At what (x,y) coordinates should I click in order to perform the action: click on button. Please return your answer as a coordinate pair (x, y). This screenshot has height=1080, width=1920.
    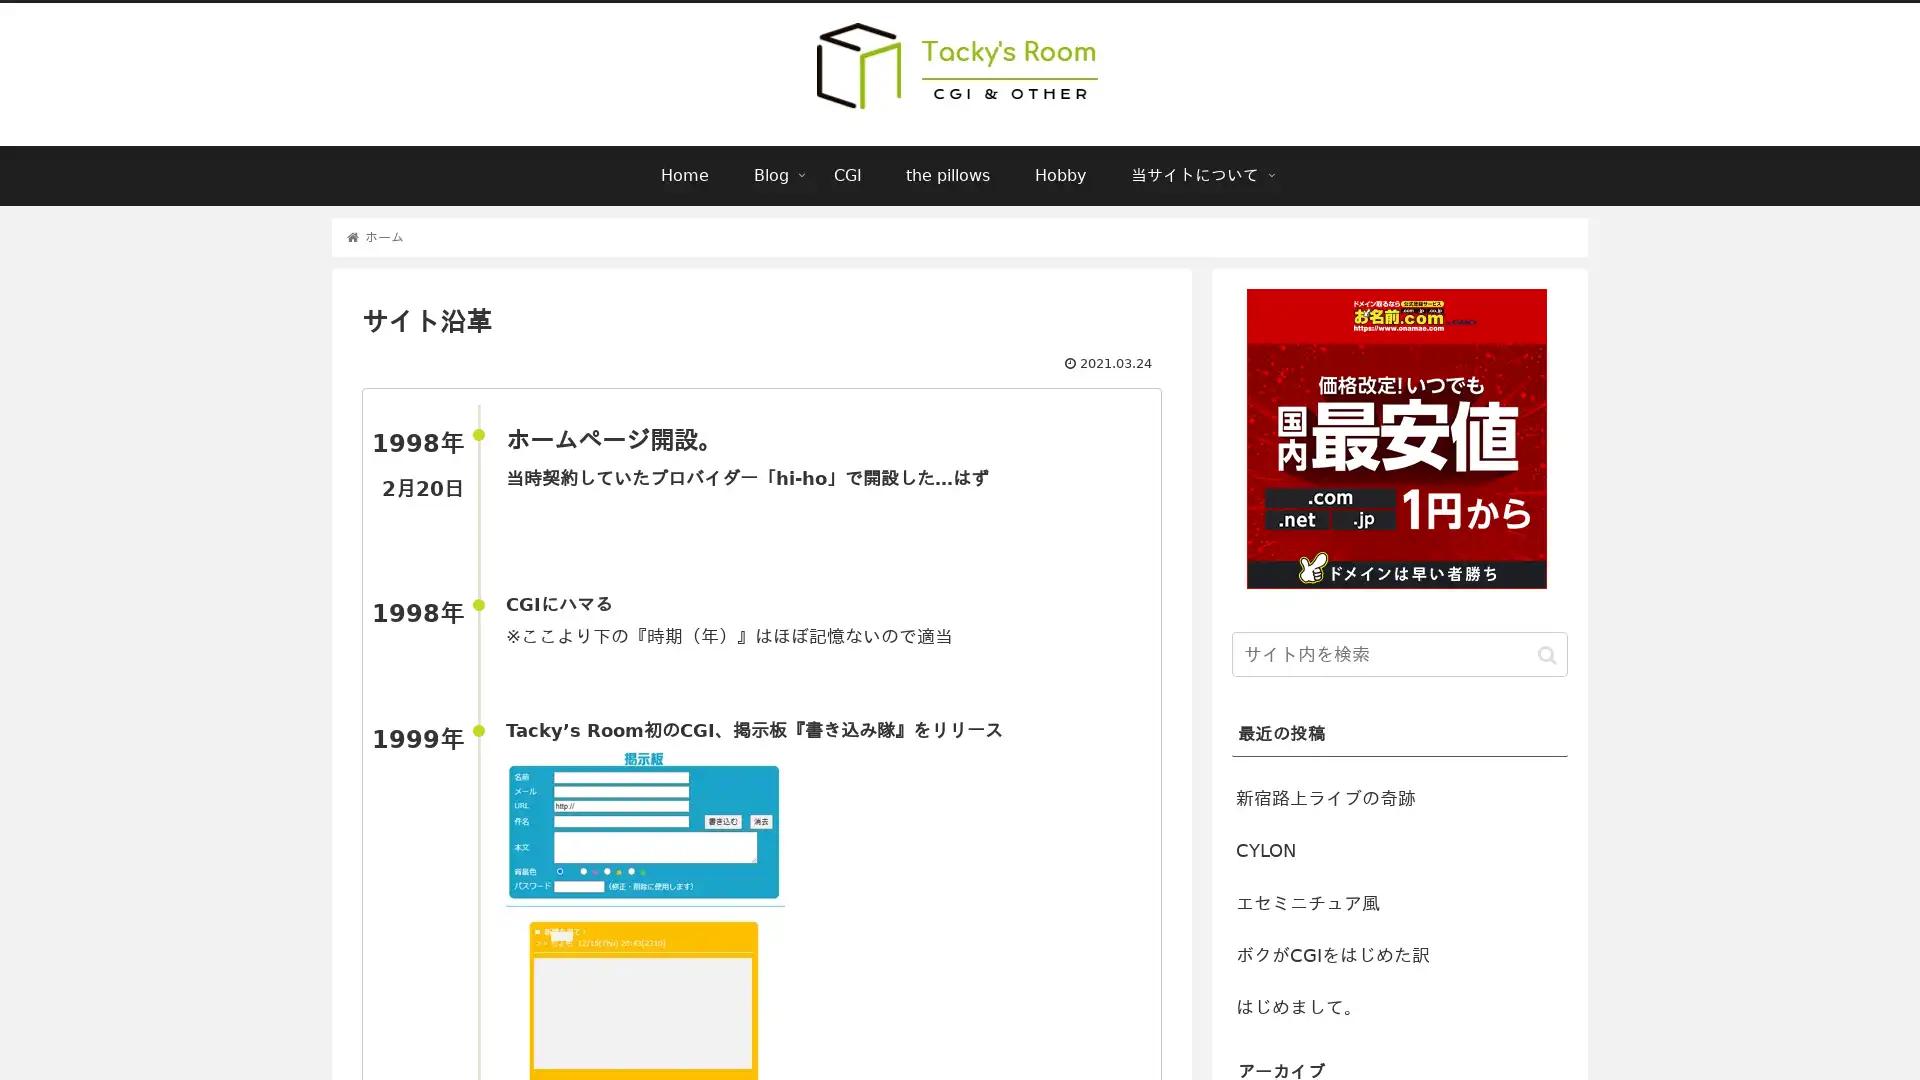
    Looking at the image, I should click on (1546, 654).